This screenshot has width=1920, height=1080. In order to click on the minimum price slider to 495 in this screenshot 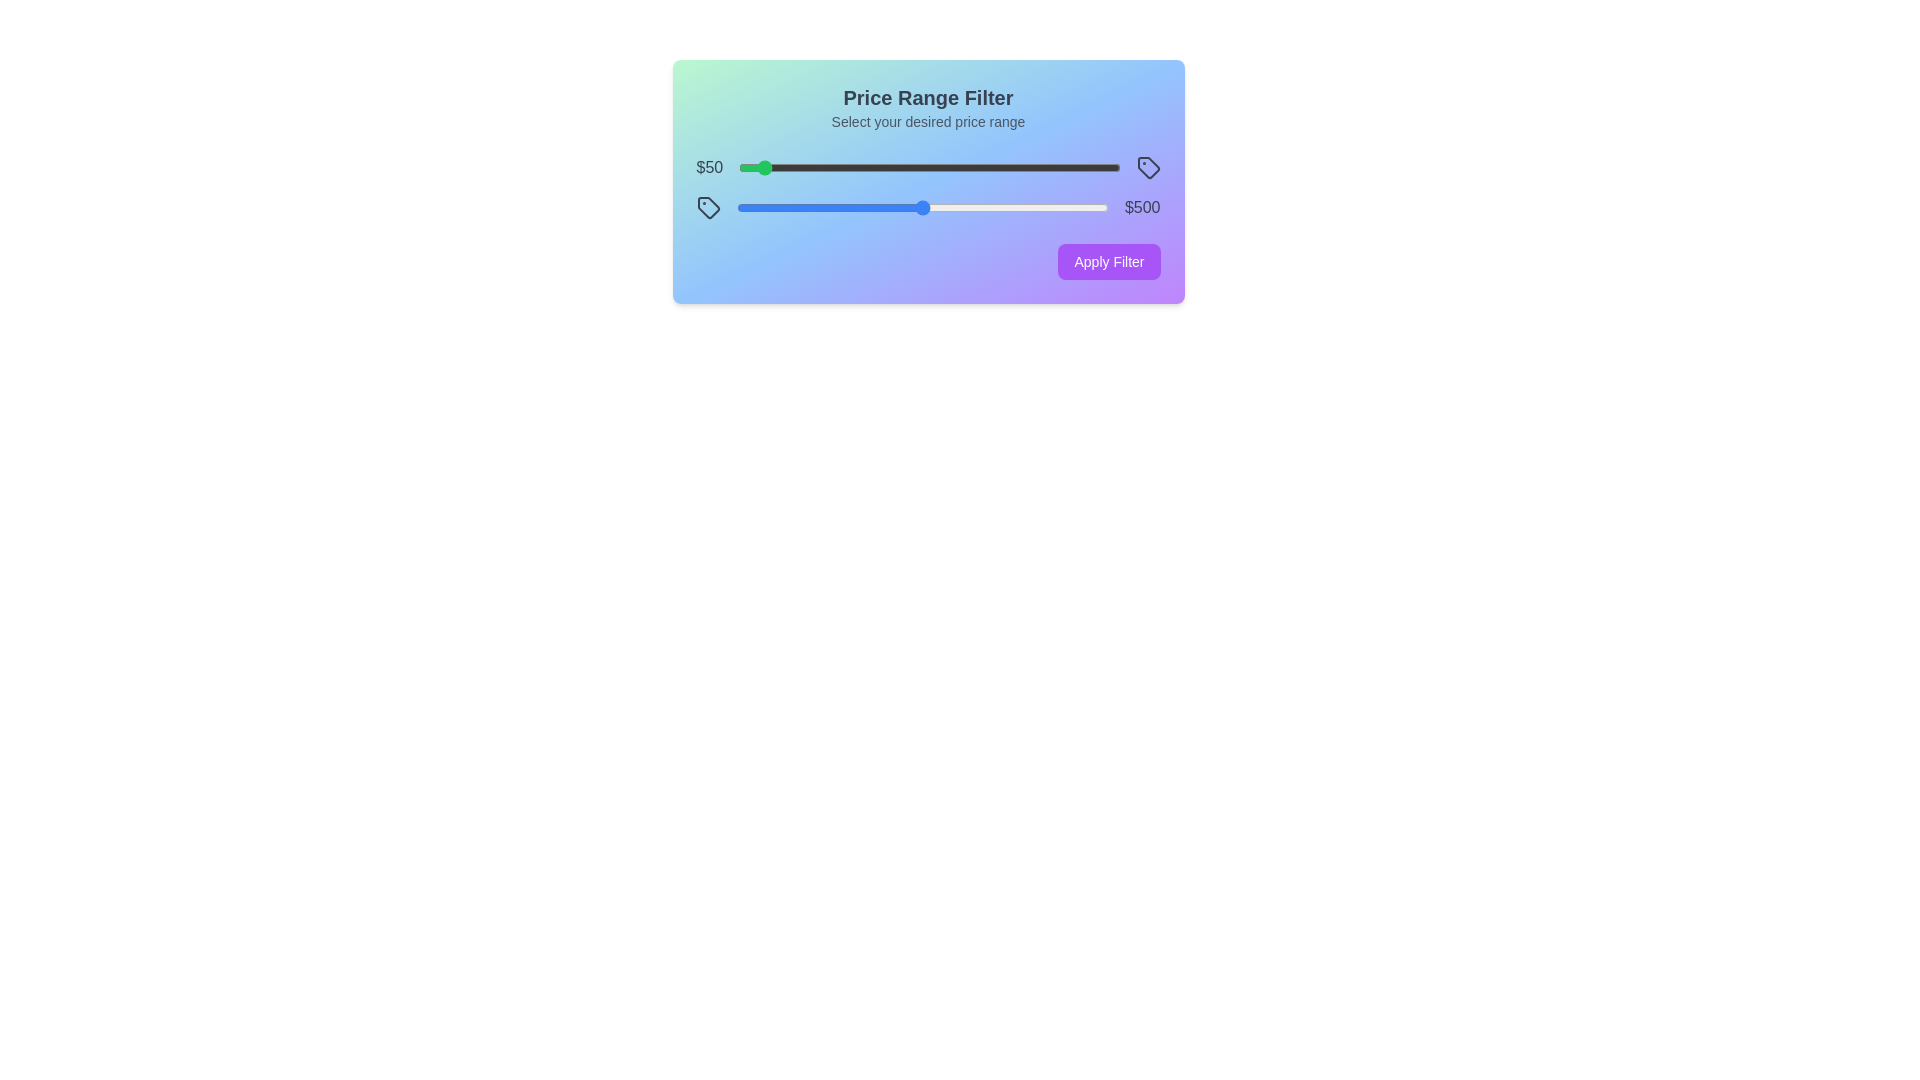, I will do `click(926, 167)`.